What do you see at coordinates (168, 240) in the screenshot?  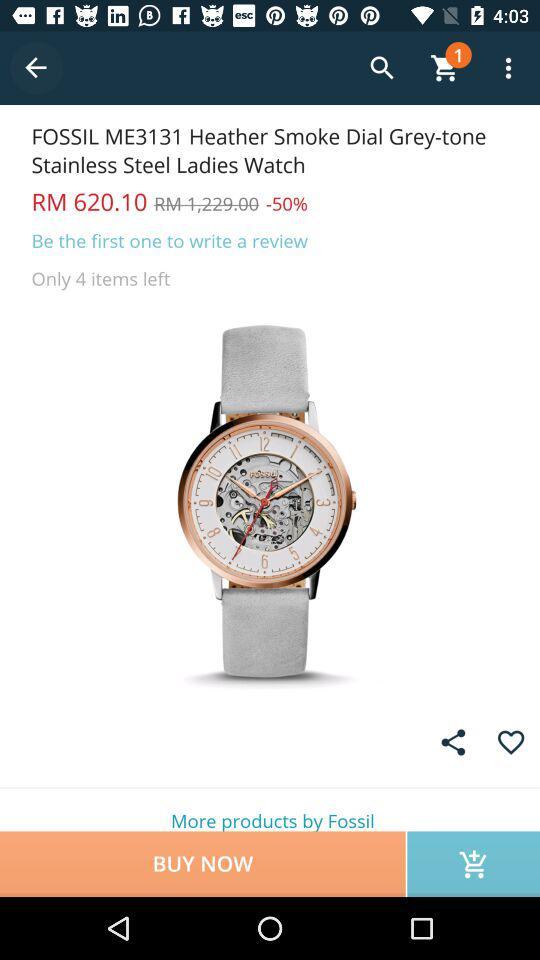 I see `the item above the only 4 items icon` at bounding box center [168, 240].